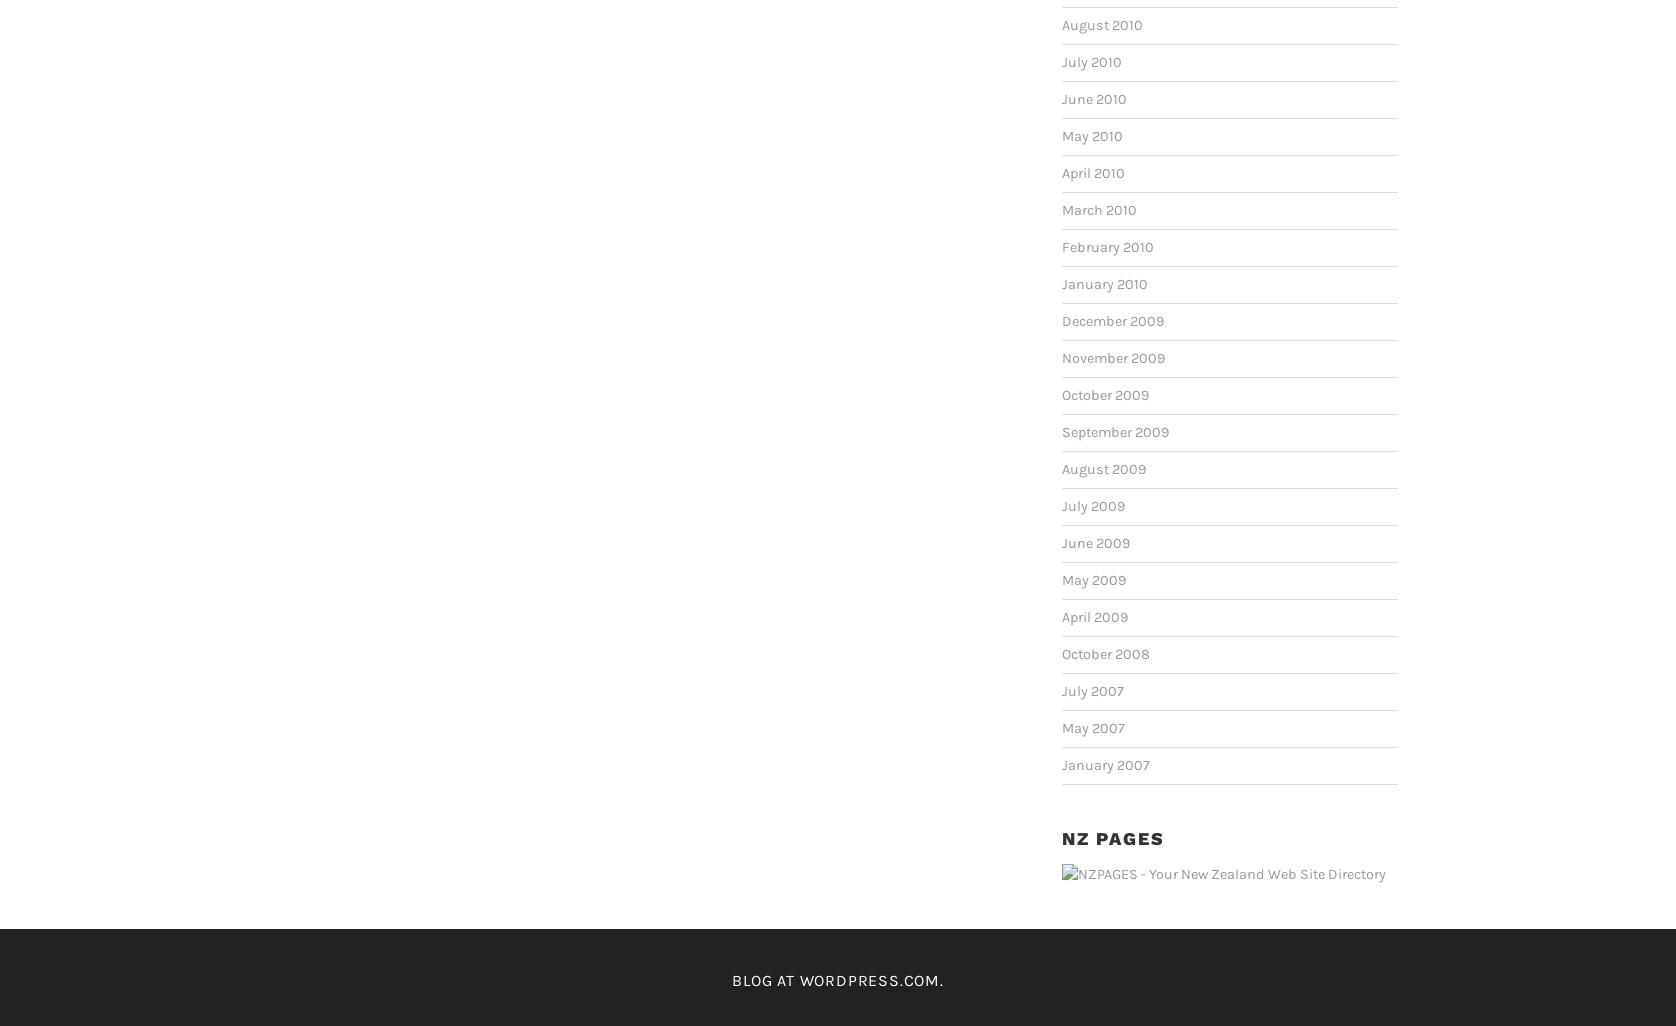 This screenshot has width=1676, height=1026. Describe the element at coordinates (1091, 689) in the screenshot. I see `'July 2007'` at that location.